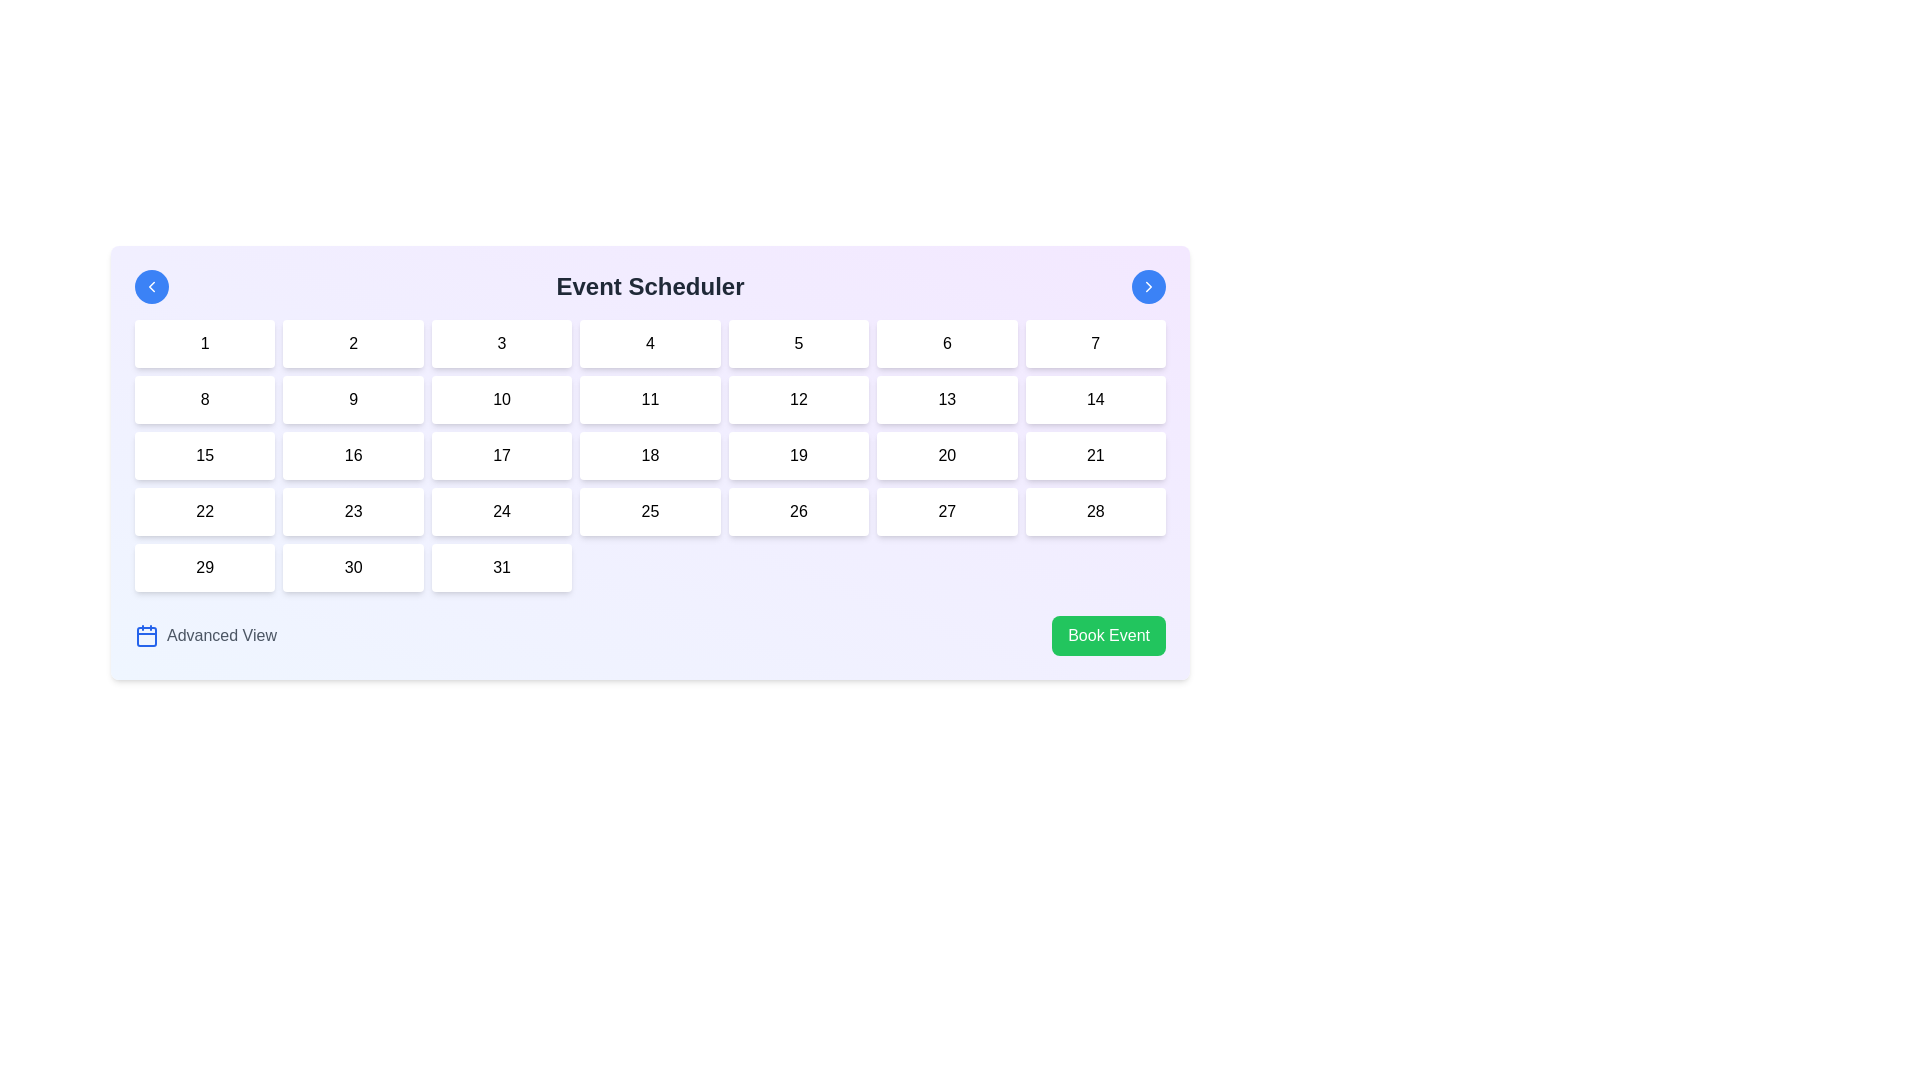  Describe the element at coordinates (946, 400) in the screenshot. I see `the button for the 13th day in the calendar interface located in the second row and sixth column of a 7-column grid` at that location.